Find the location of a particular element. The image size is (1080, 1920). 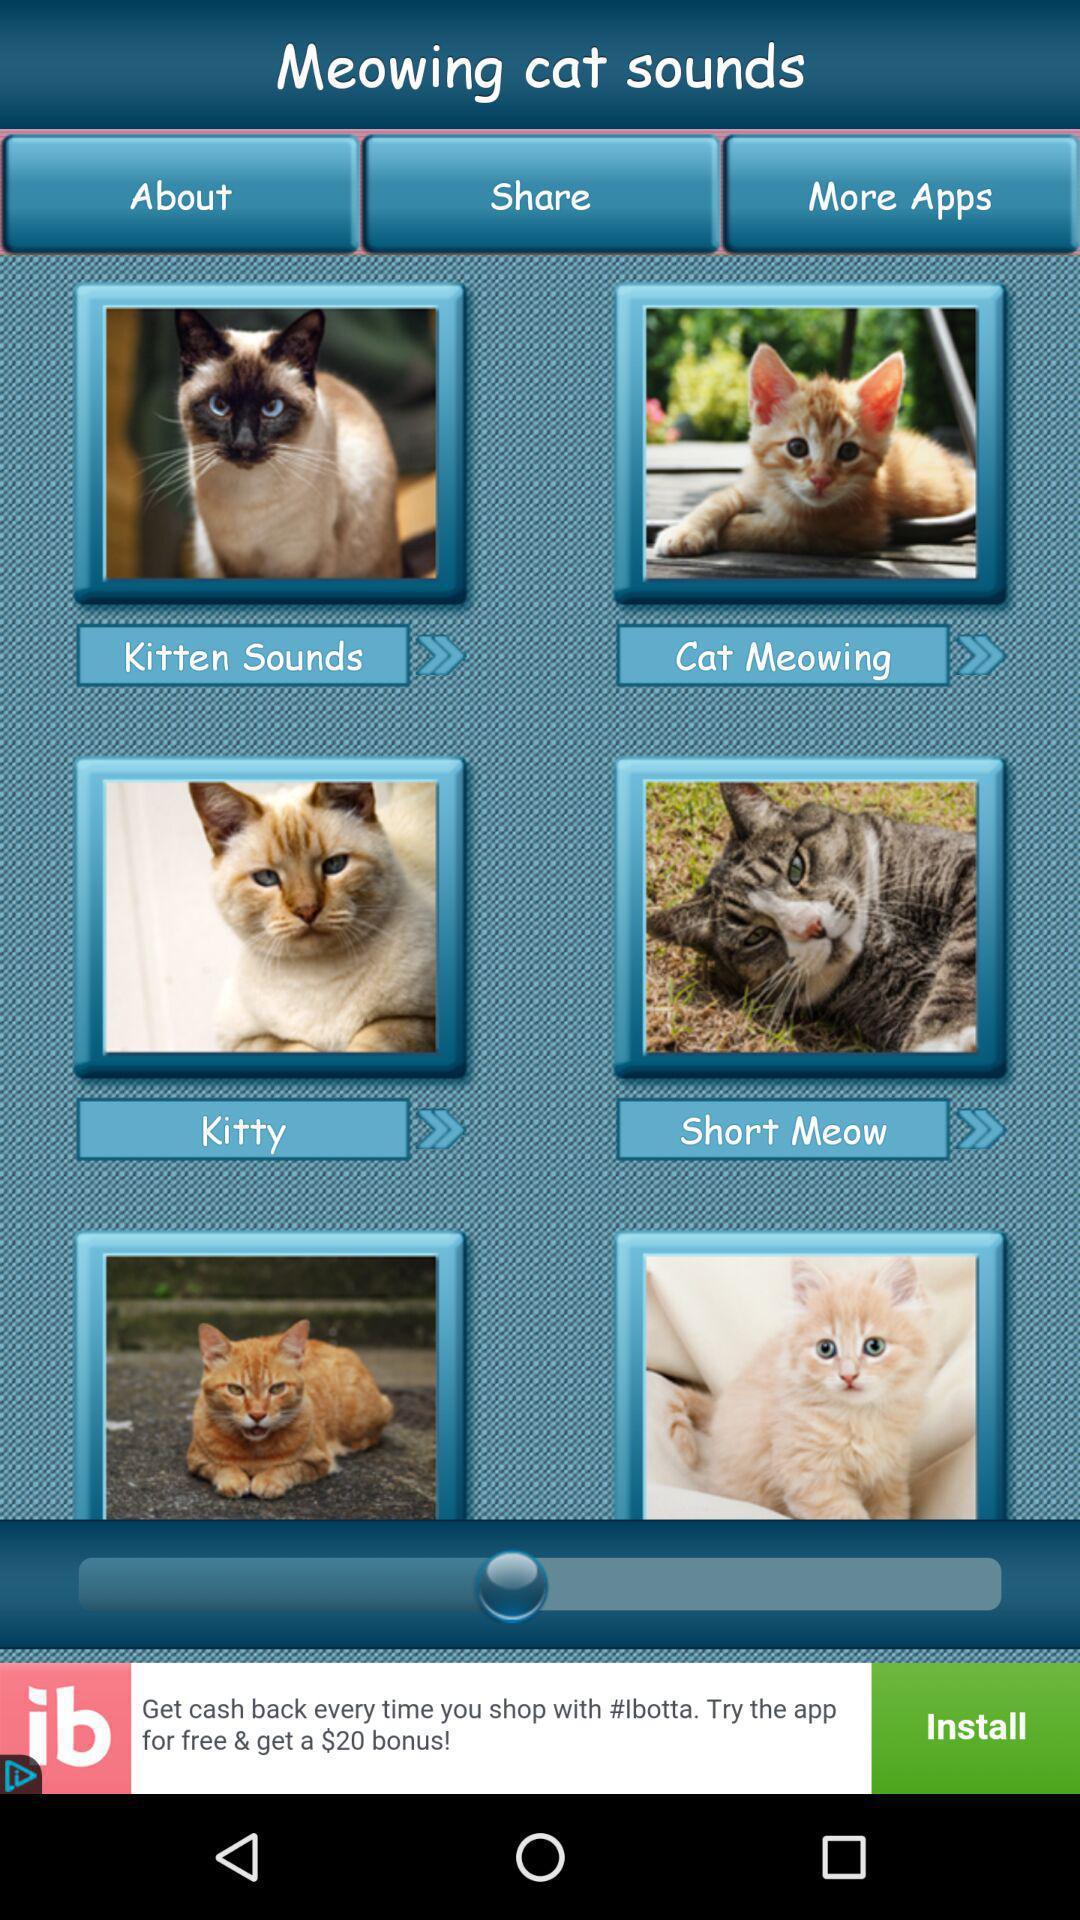

the button to the right of the share icon is located at coordinates (900, 194).